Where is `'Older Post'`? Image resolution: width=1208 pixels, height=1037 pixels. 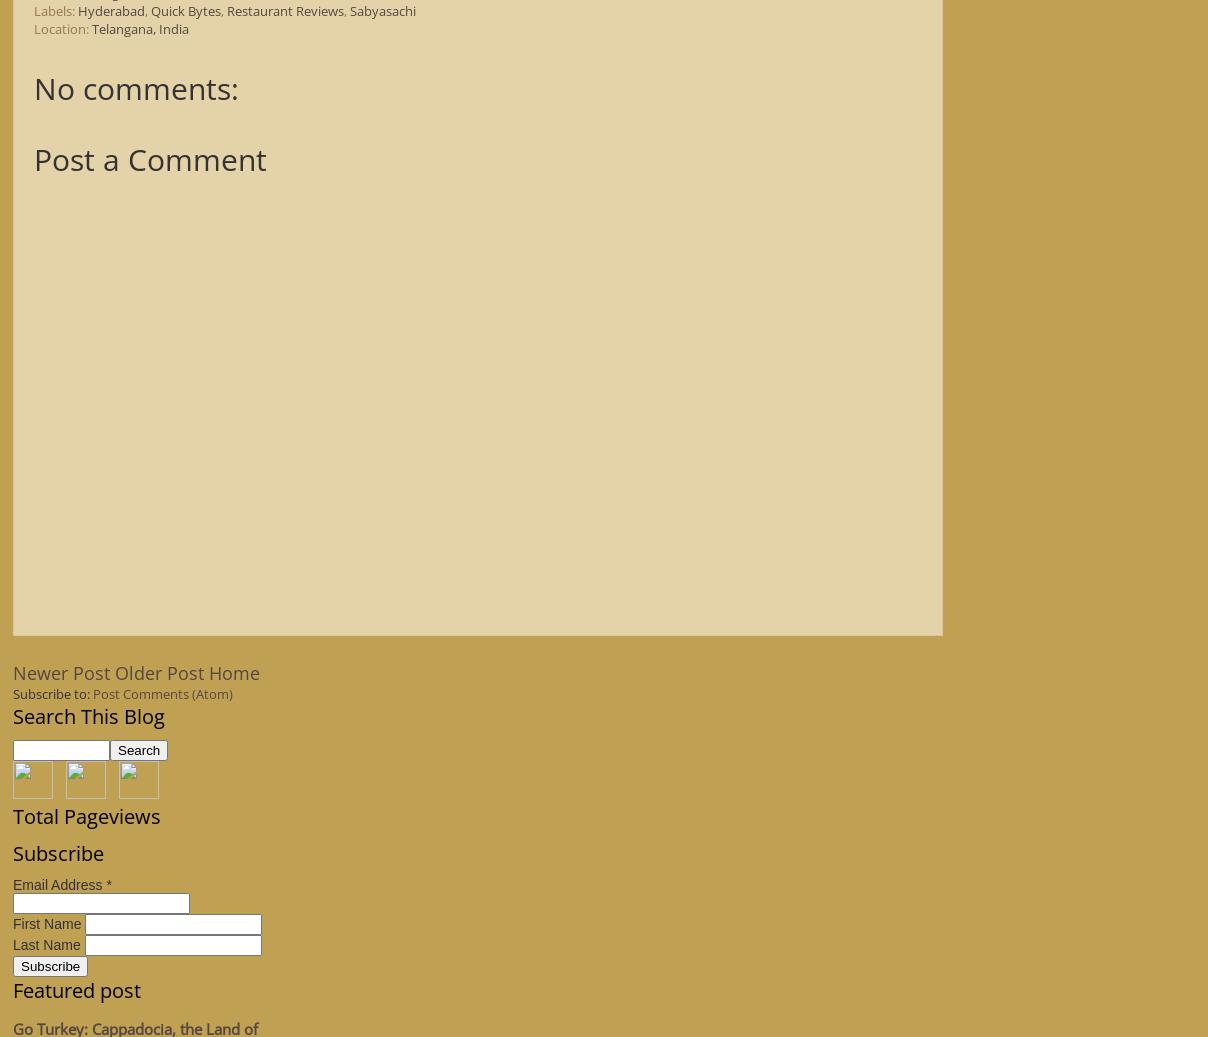 'Older Post' is located at coordinates (159, 671).